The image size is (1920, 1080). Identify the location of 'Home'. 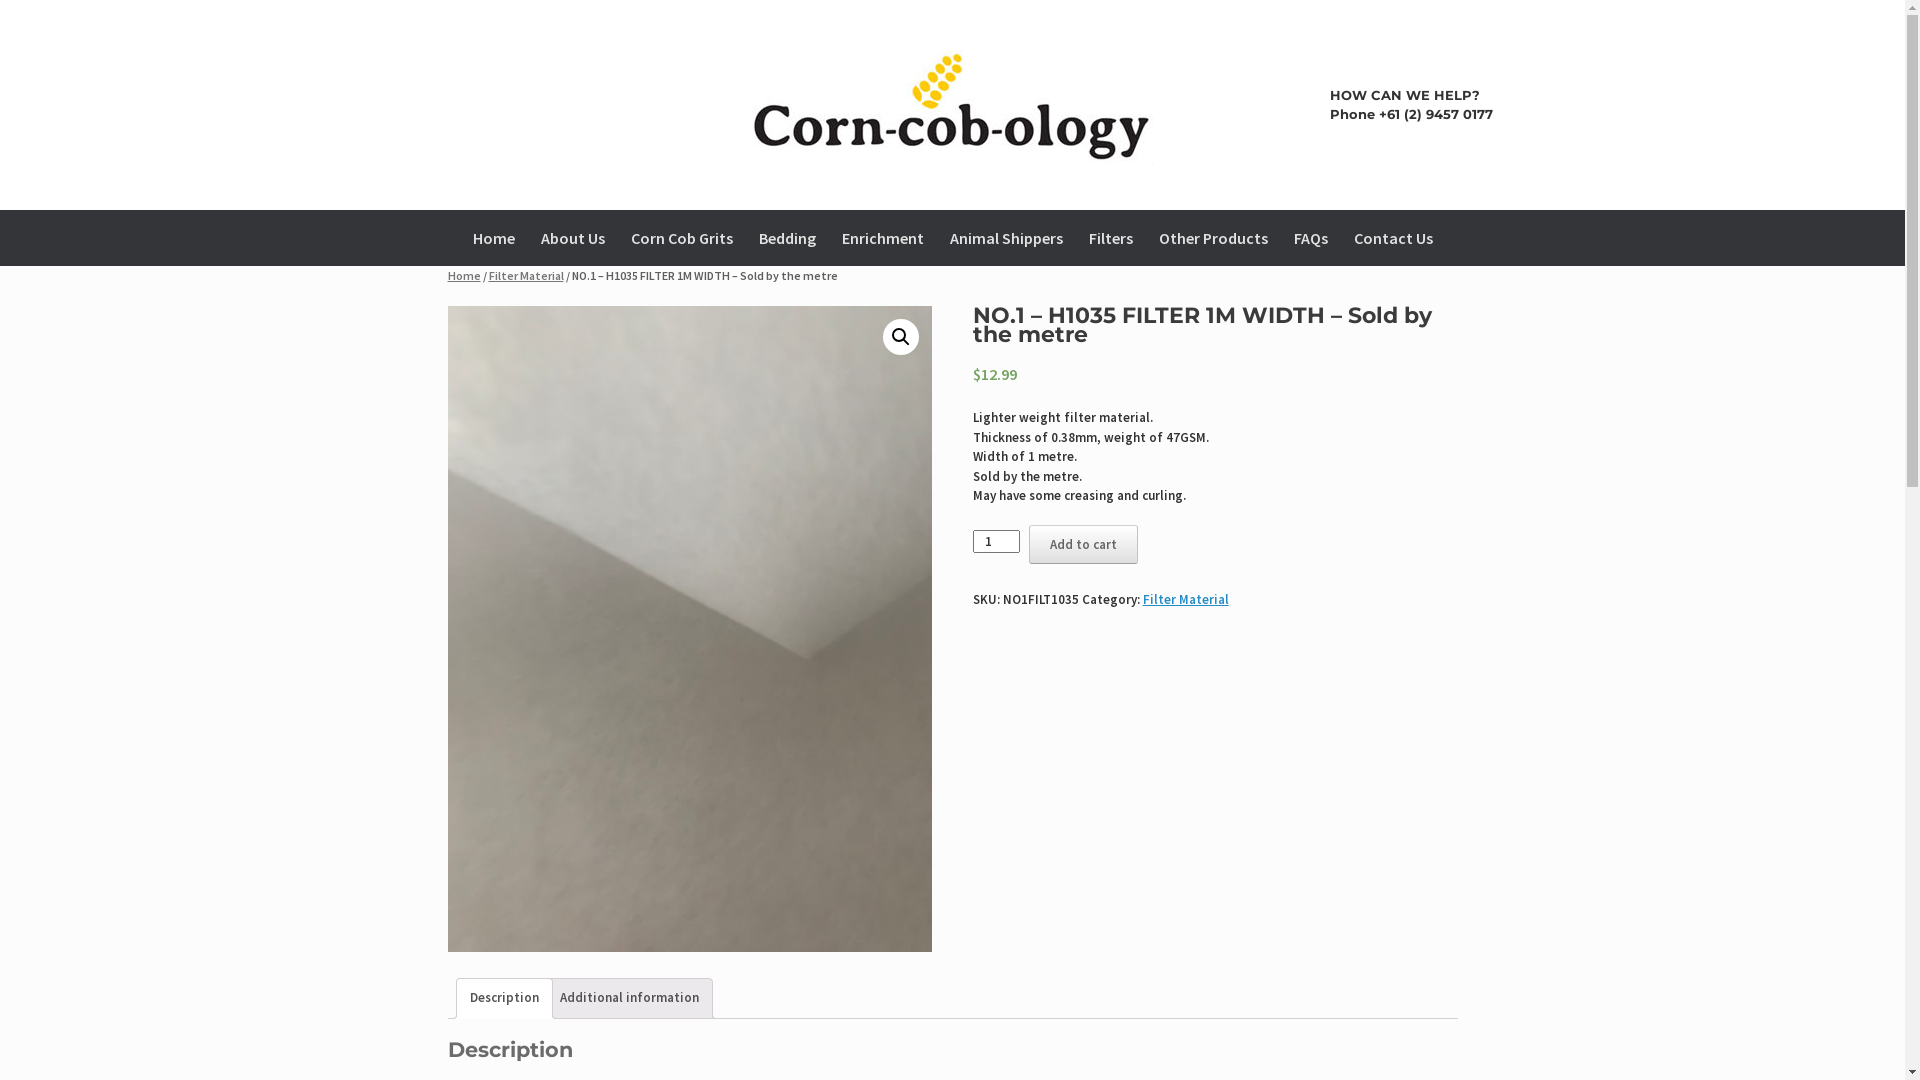
(463, 275).